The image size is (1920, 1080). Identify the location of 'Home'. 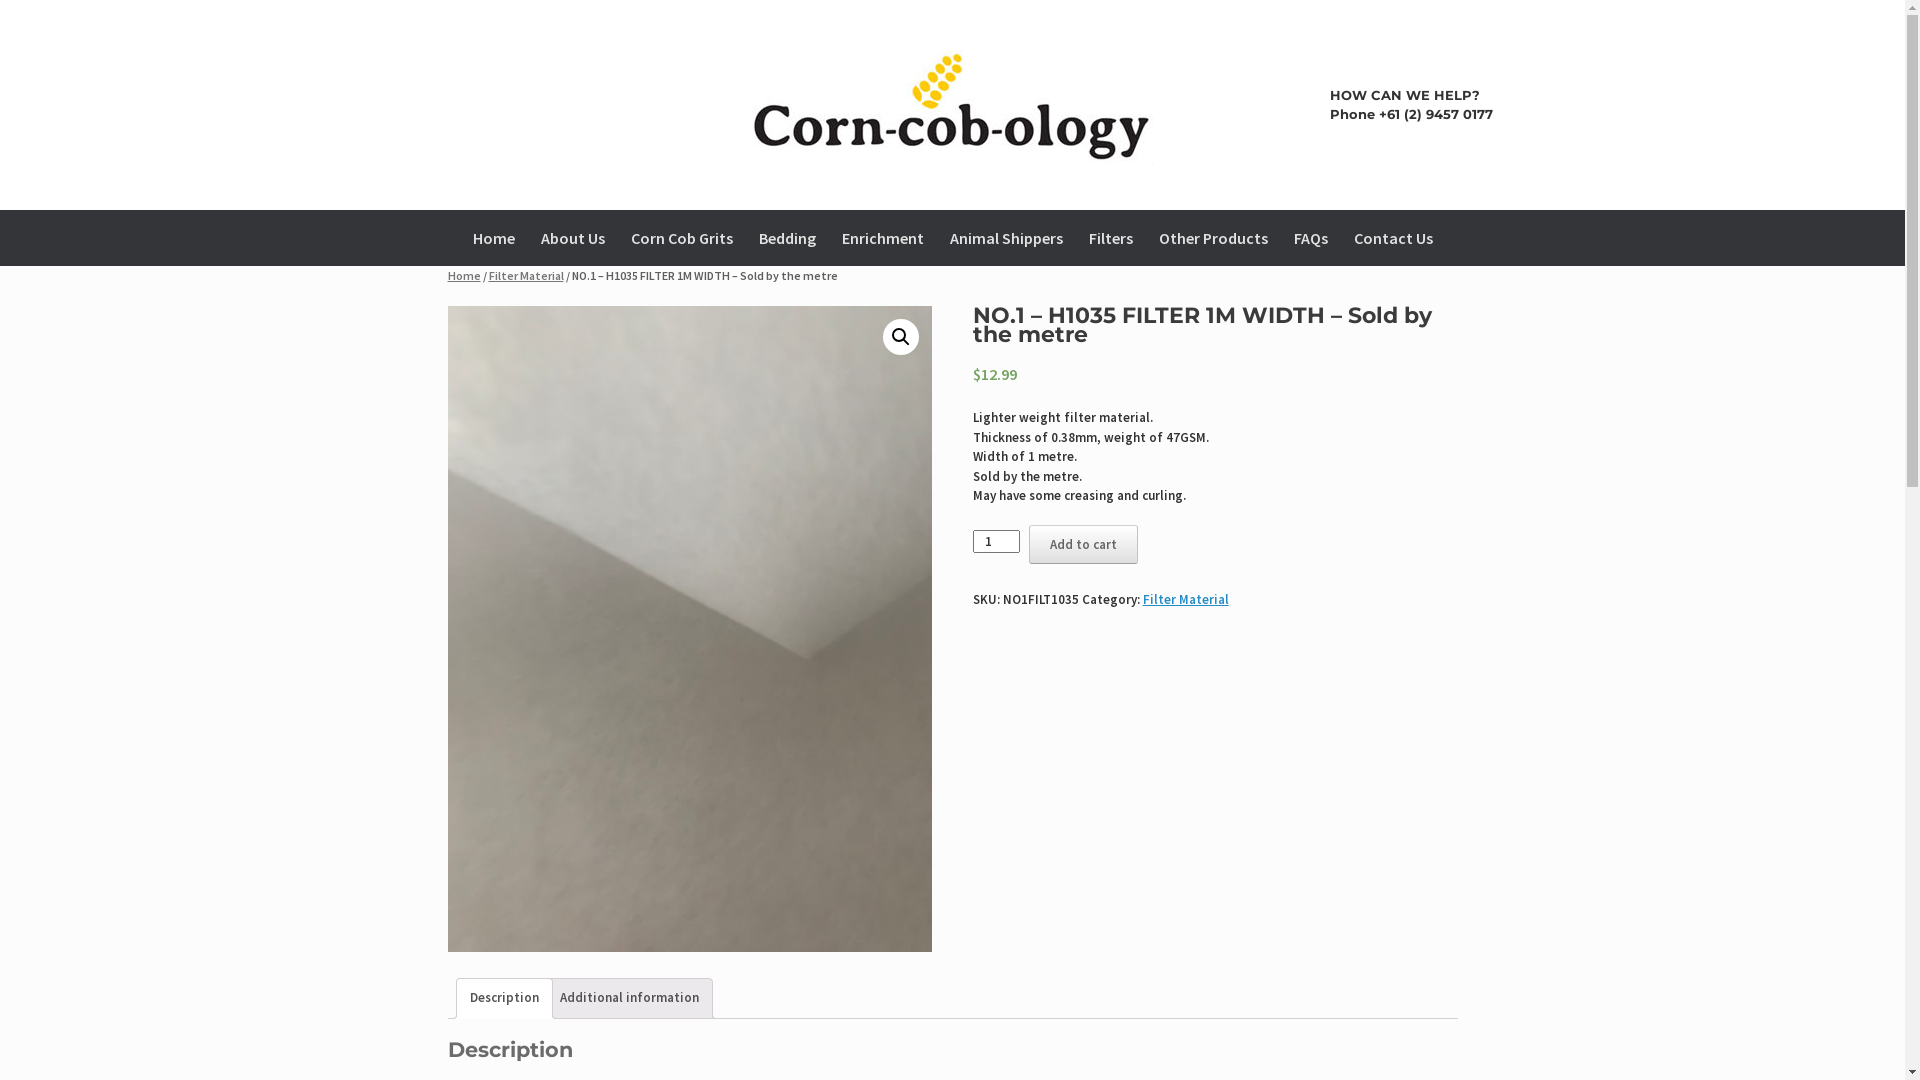
(463, 275).